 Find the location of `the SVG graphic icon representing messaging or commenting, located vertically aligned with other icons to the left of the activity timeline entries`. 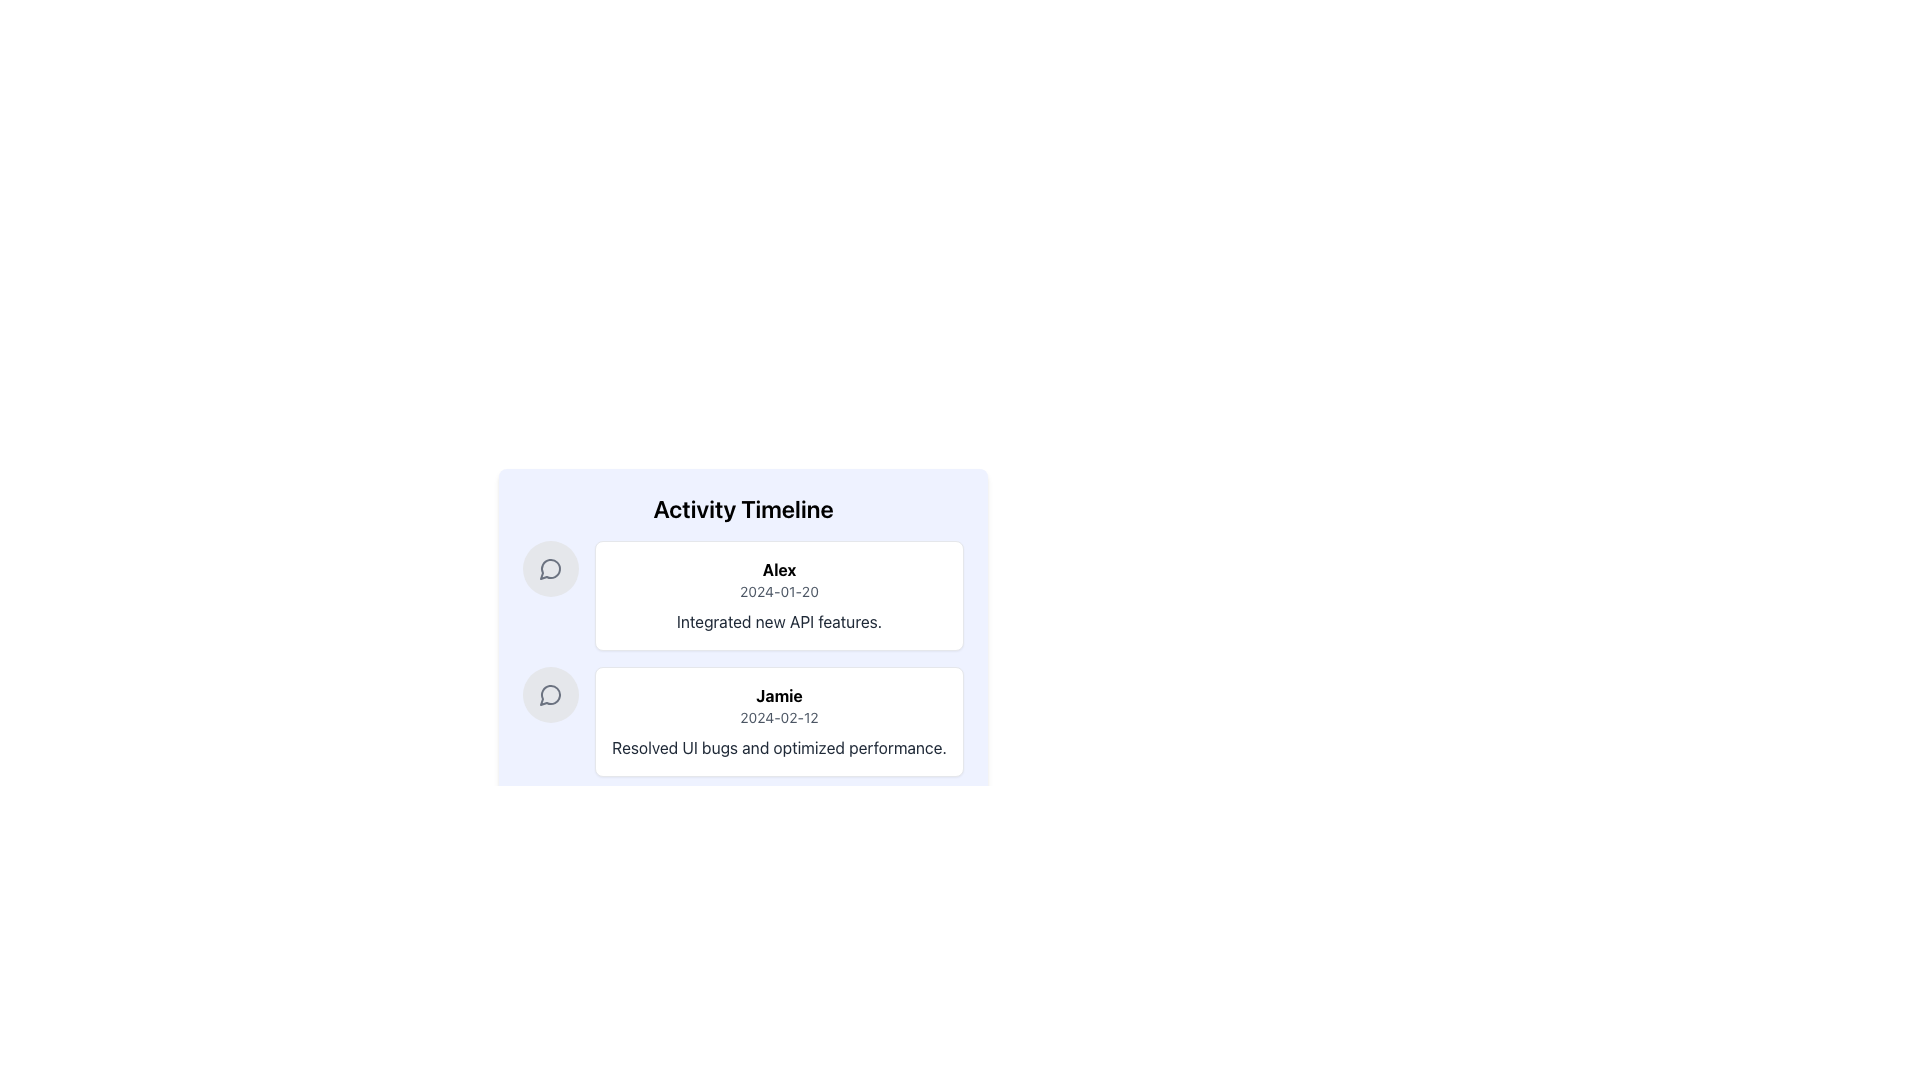

the SVG graphic icon representing messaging or commenting, located vertically aligned with other icons to the left of the activity timeline entries is located at coordinates (550, 694).